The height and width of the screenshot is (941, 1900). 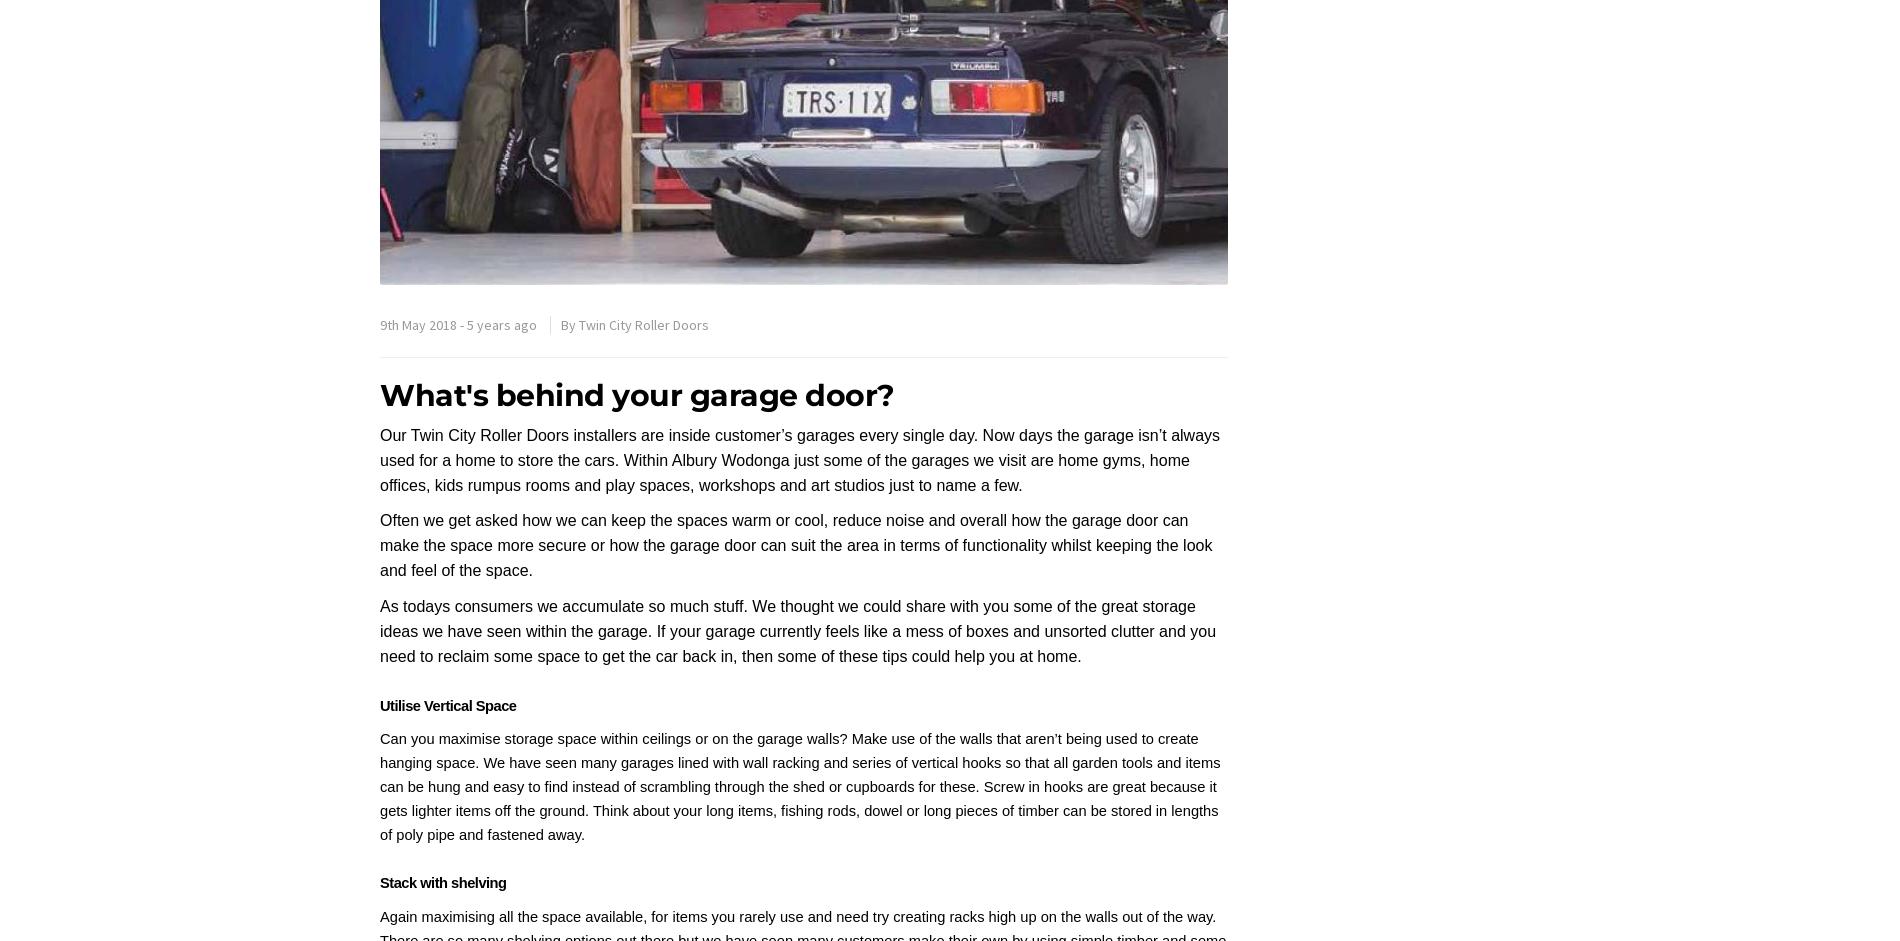 What do you see at coordinates (641, 394) in the screenshot?
I see `'What's behind your garage door?'` at bounding box center [641, 394].